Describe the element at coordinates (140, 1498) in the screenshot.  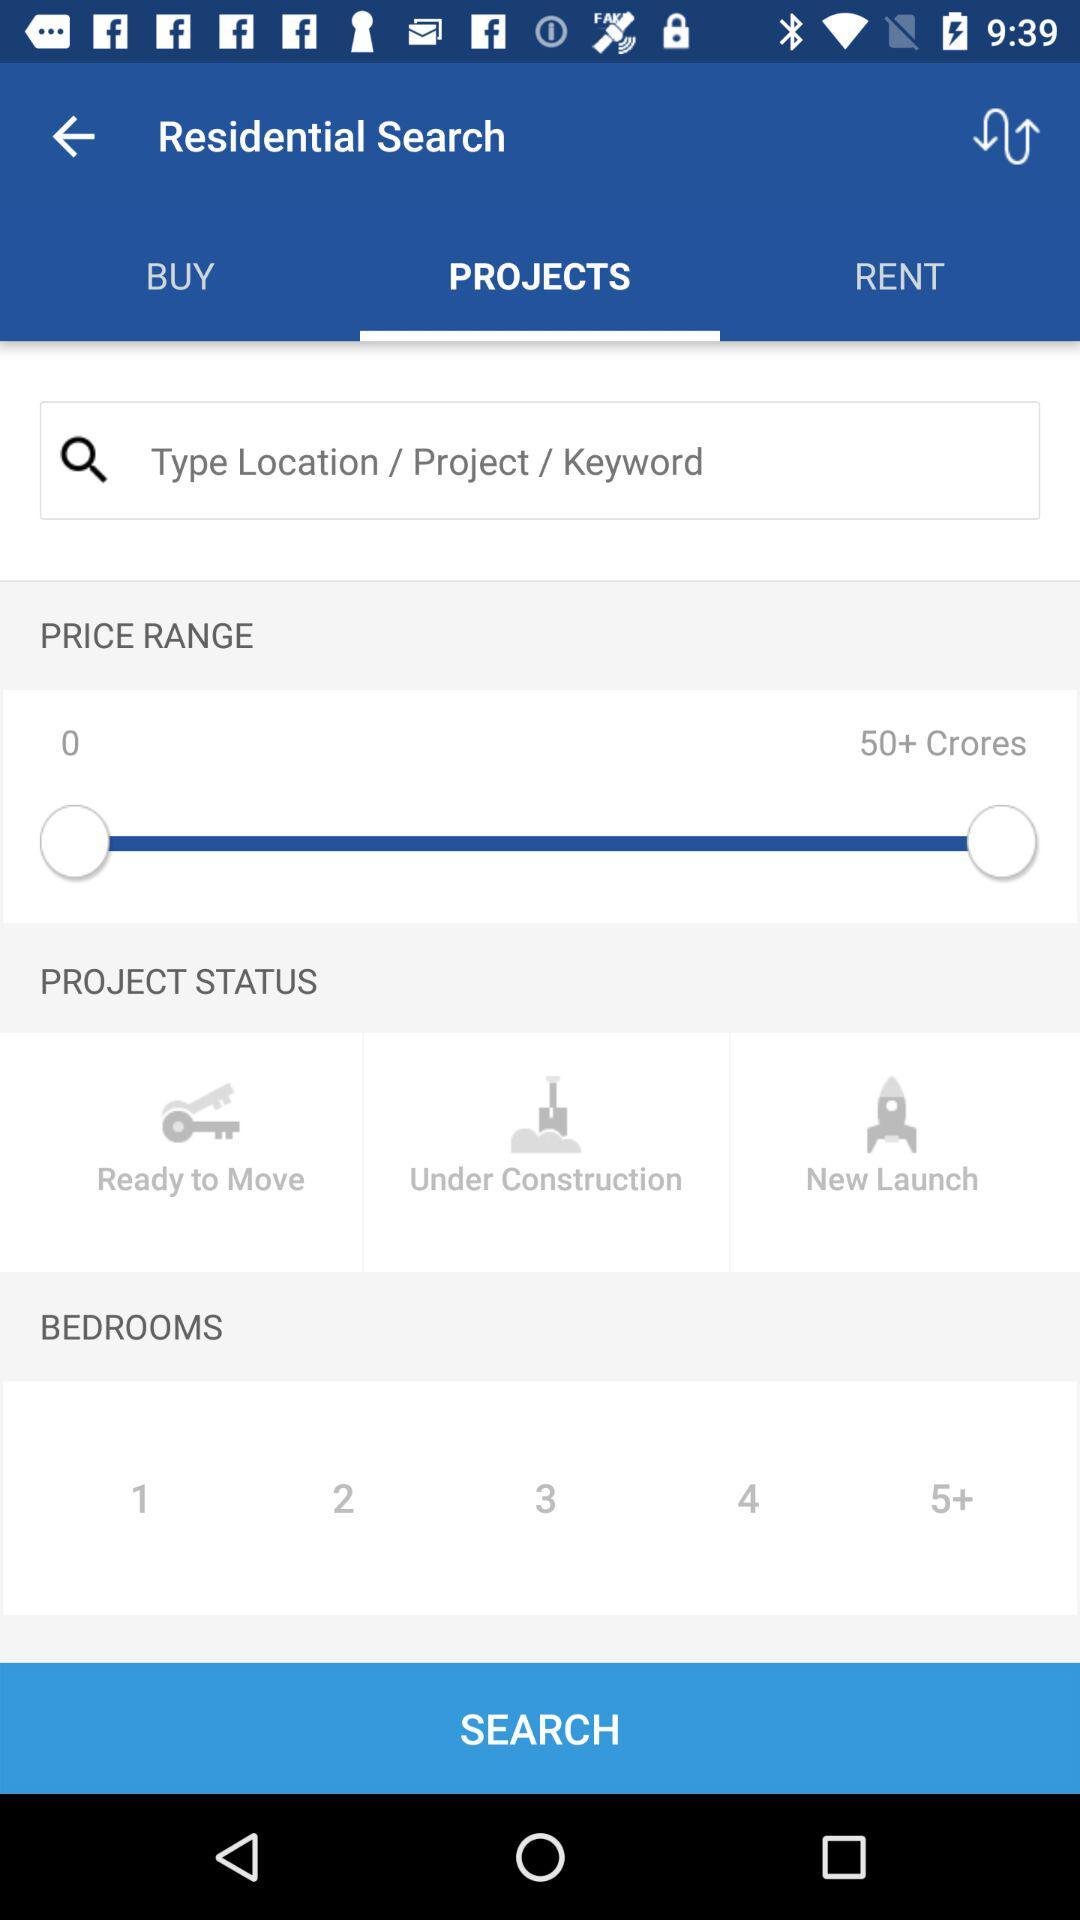
I see `the icon below the bedrooms icon` at that location.